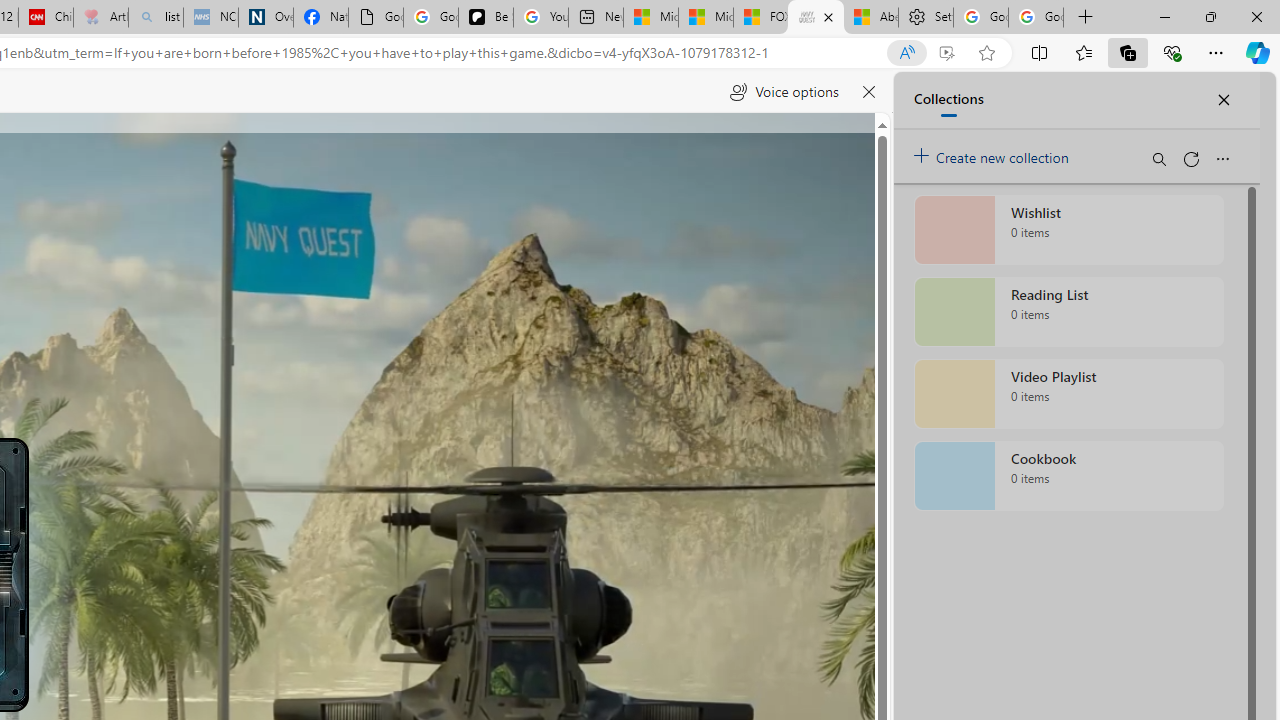 Image resolution: width=1280 pixels, height=720 pixels. What do you see at coordinates (376, 17) in the screenshot?
I see `'Google Analytics Opt-out Browser Add-on Download Page'` at bounding box center [376, 17].